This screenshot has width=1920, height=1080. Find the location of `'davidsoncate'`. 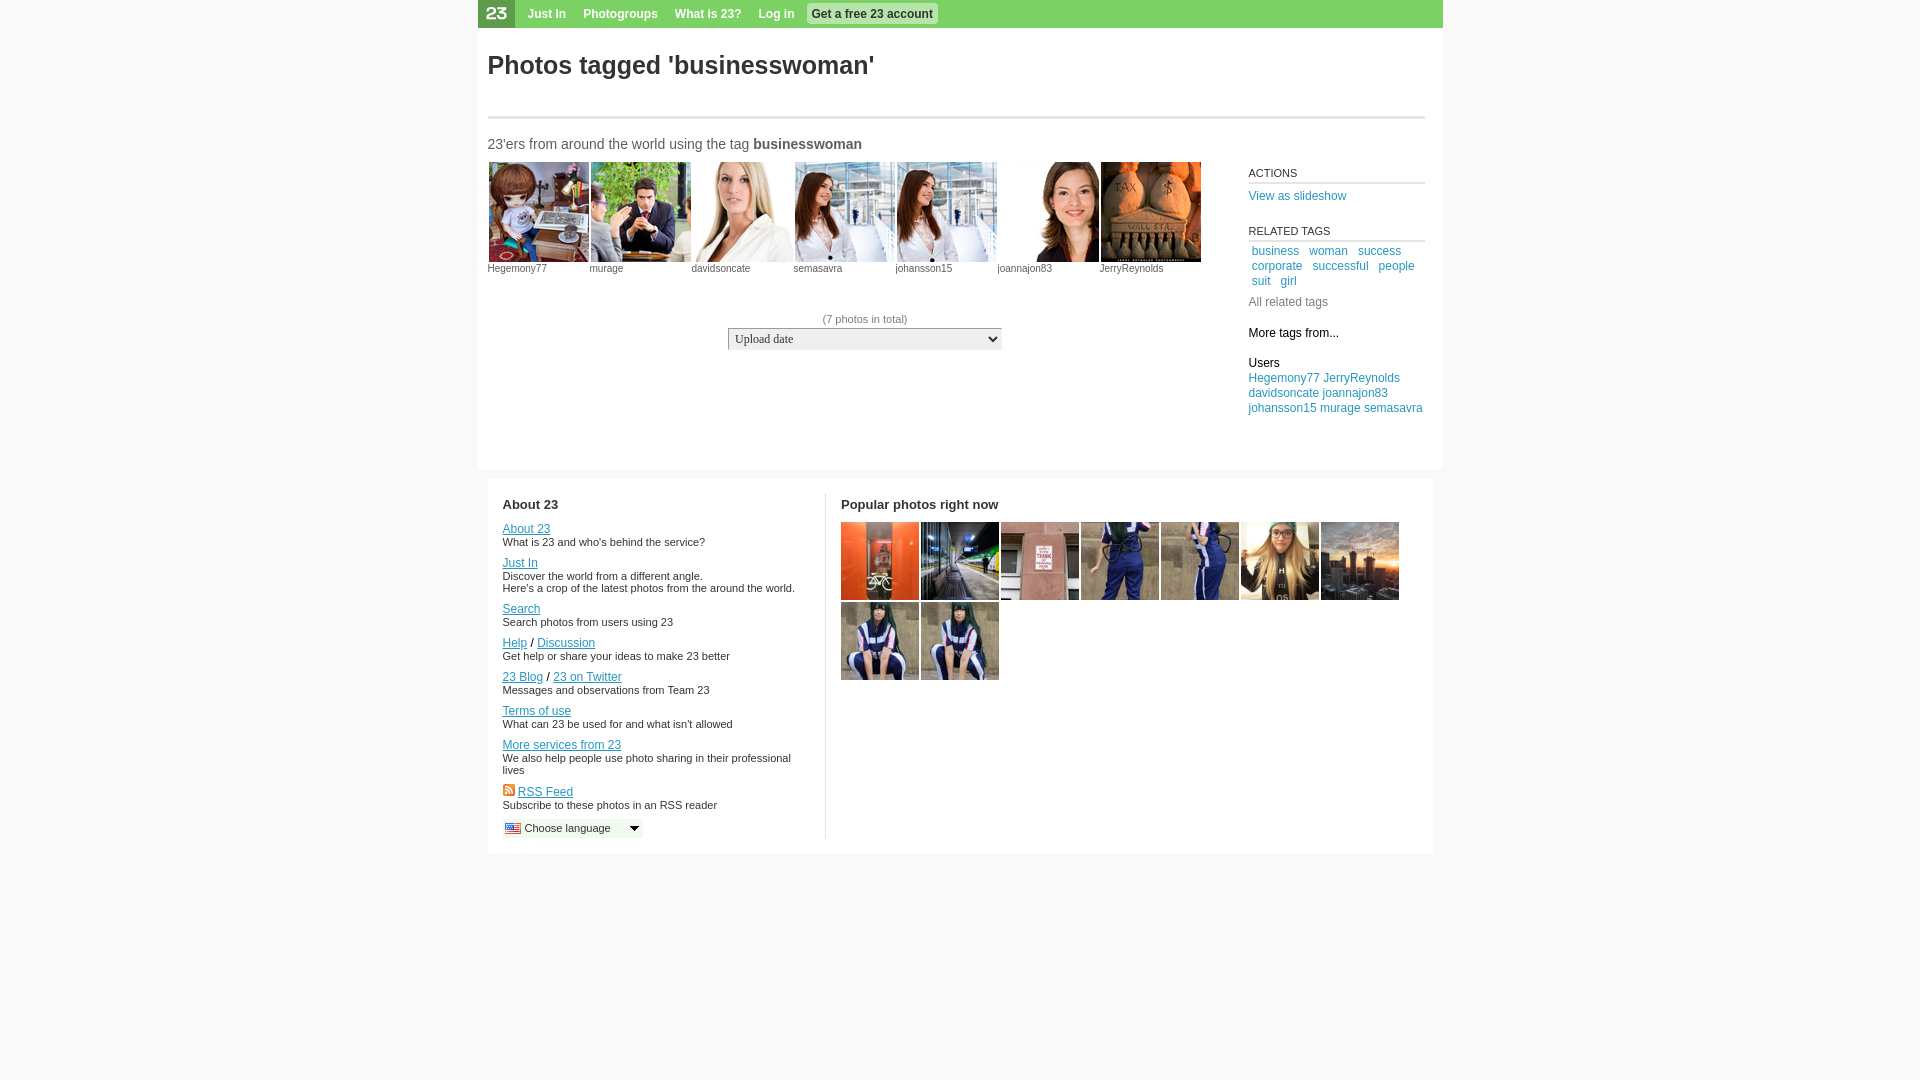

'davidsoncate' is located at coordinates (720, 267).